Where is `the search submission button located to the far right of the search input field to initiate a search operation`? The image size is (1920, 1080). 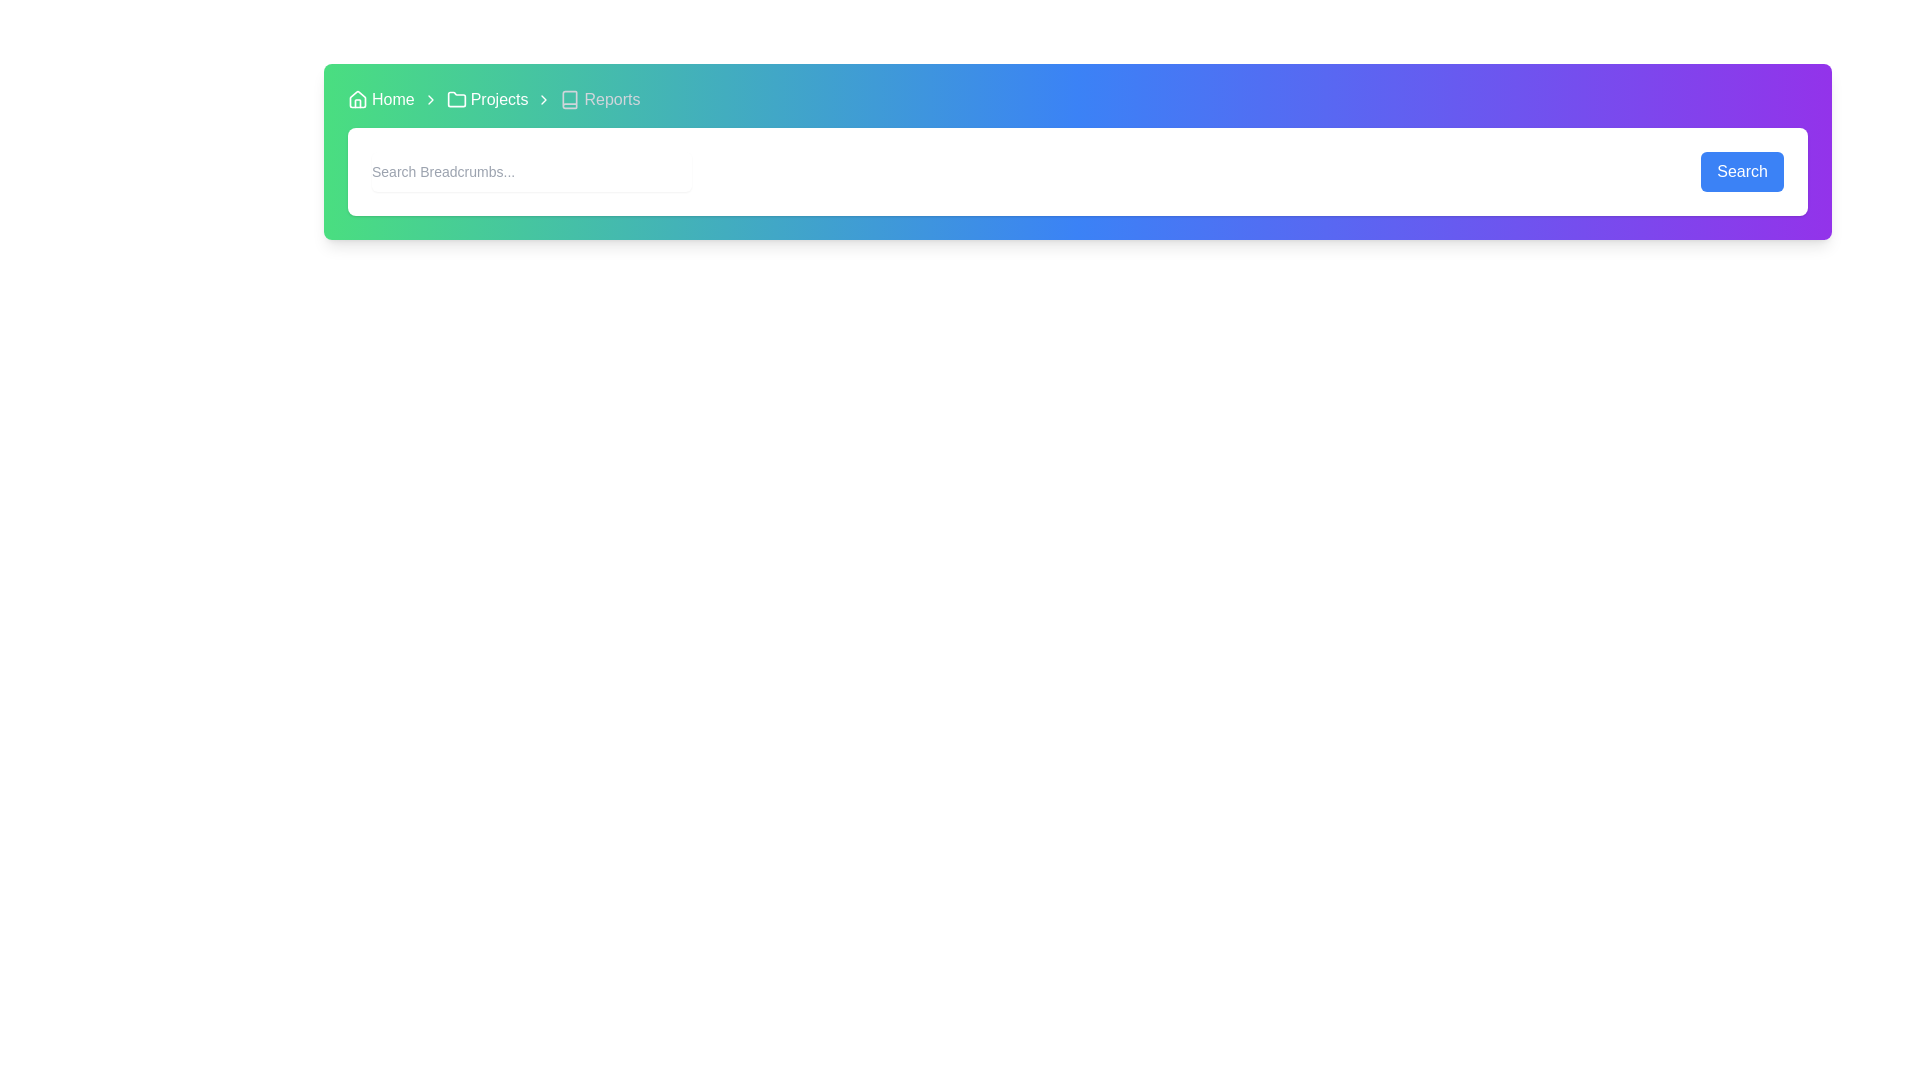
the search submission button located to the far right of the search input field to initiate a search operation is located at coordinates (1741, 171).